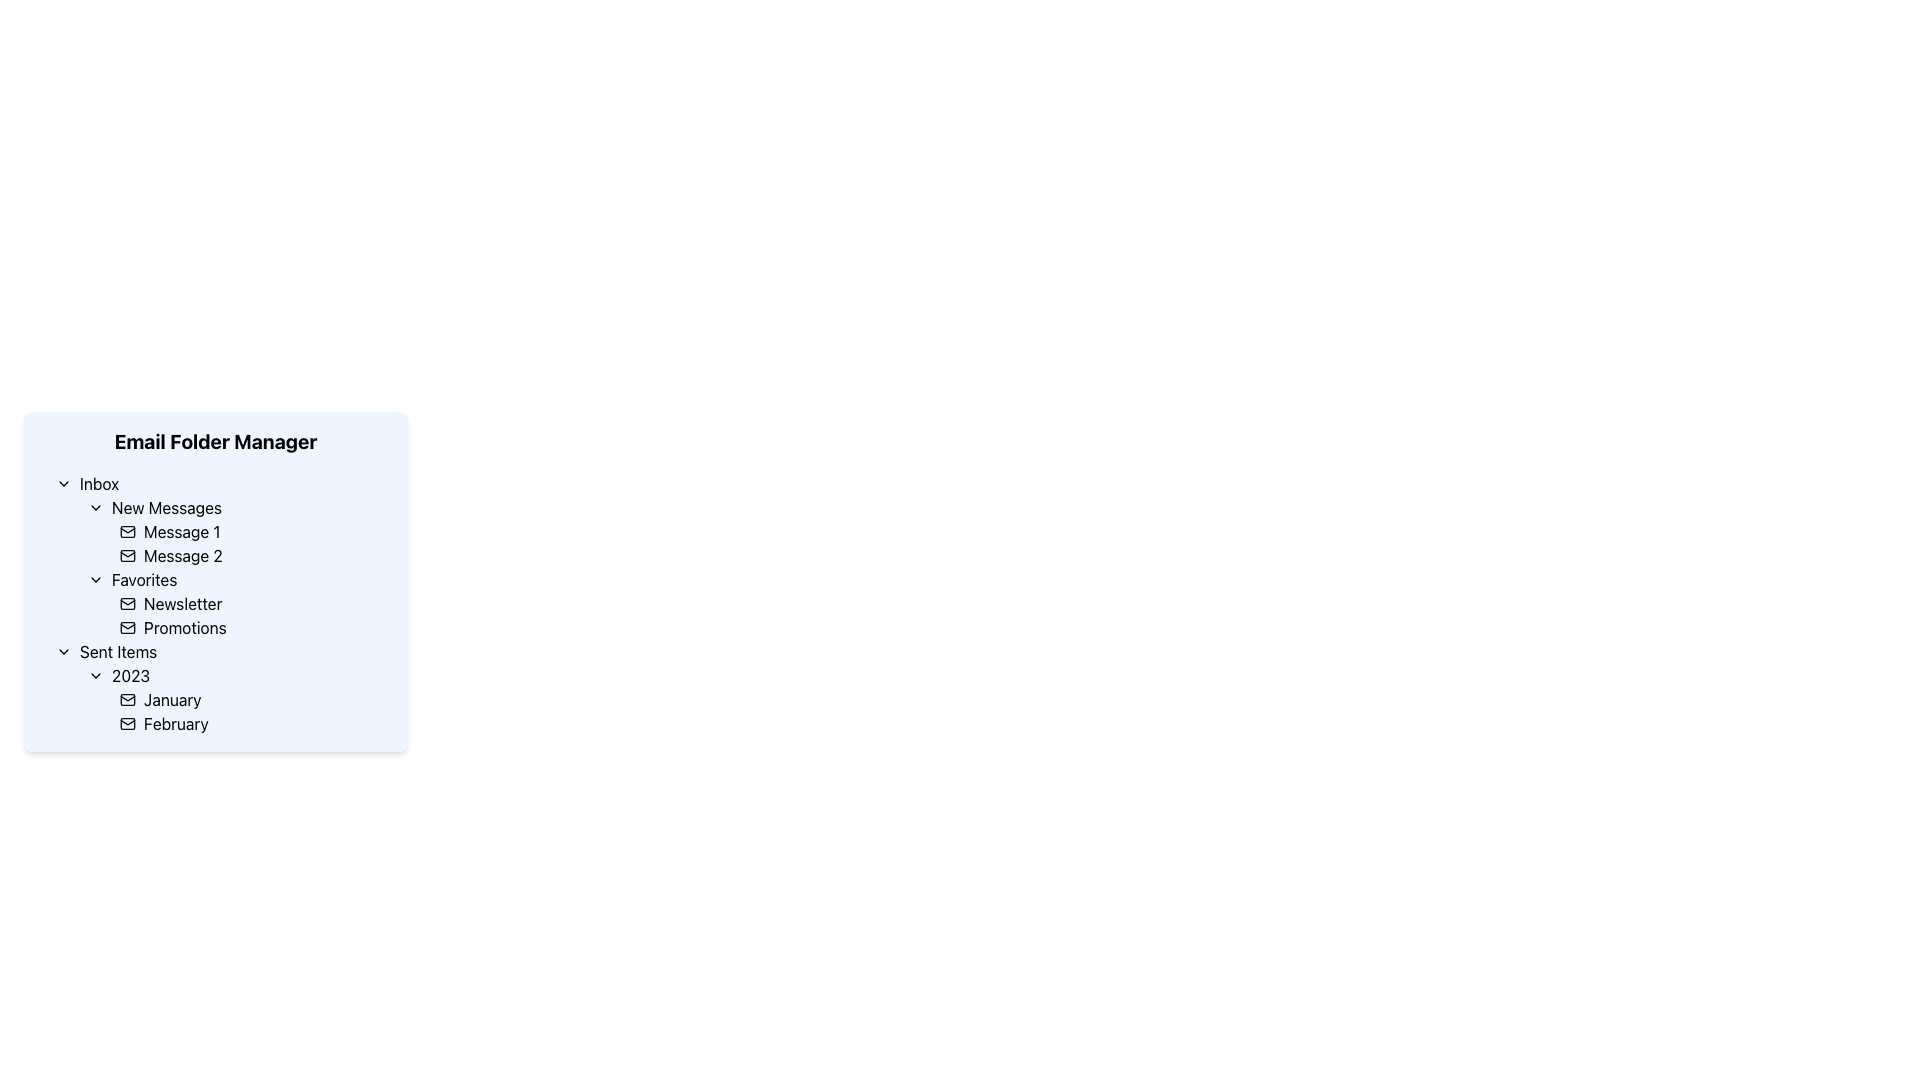 This screenshot has width=1920, height=1080. I want to click on the text label displaying 'February' in black, so click(176, 724).